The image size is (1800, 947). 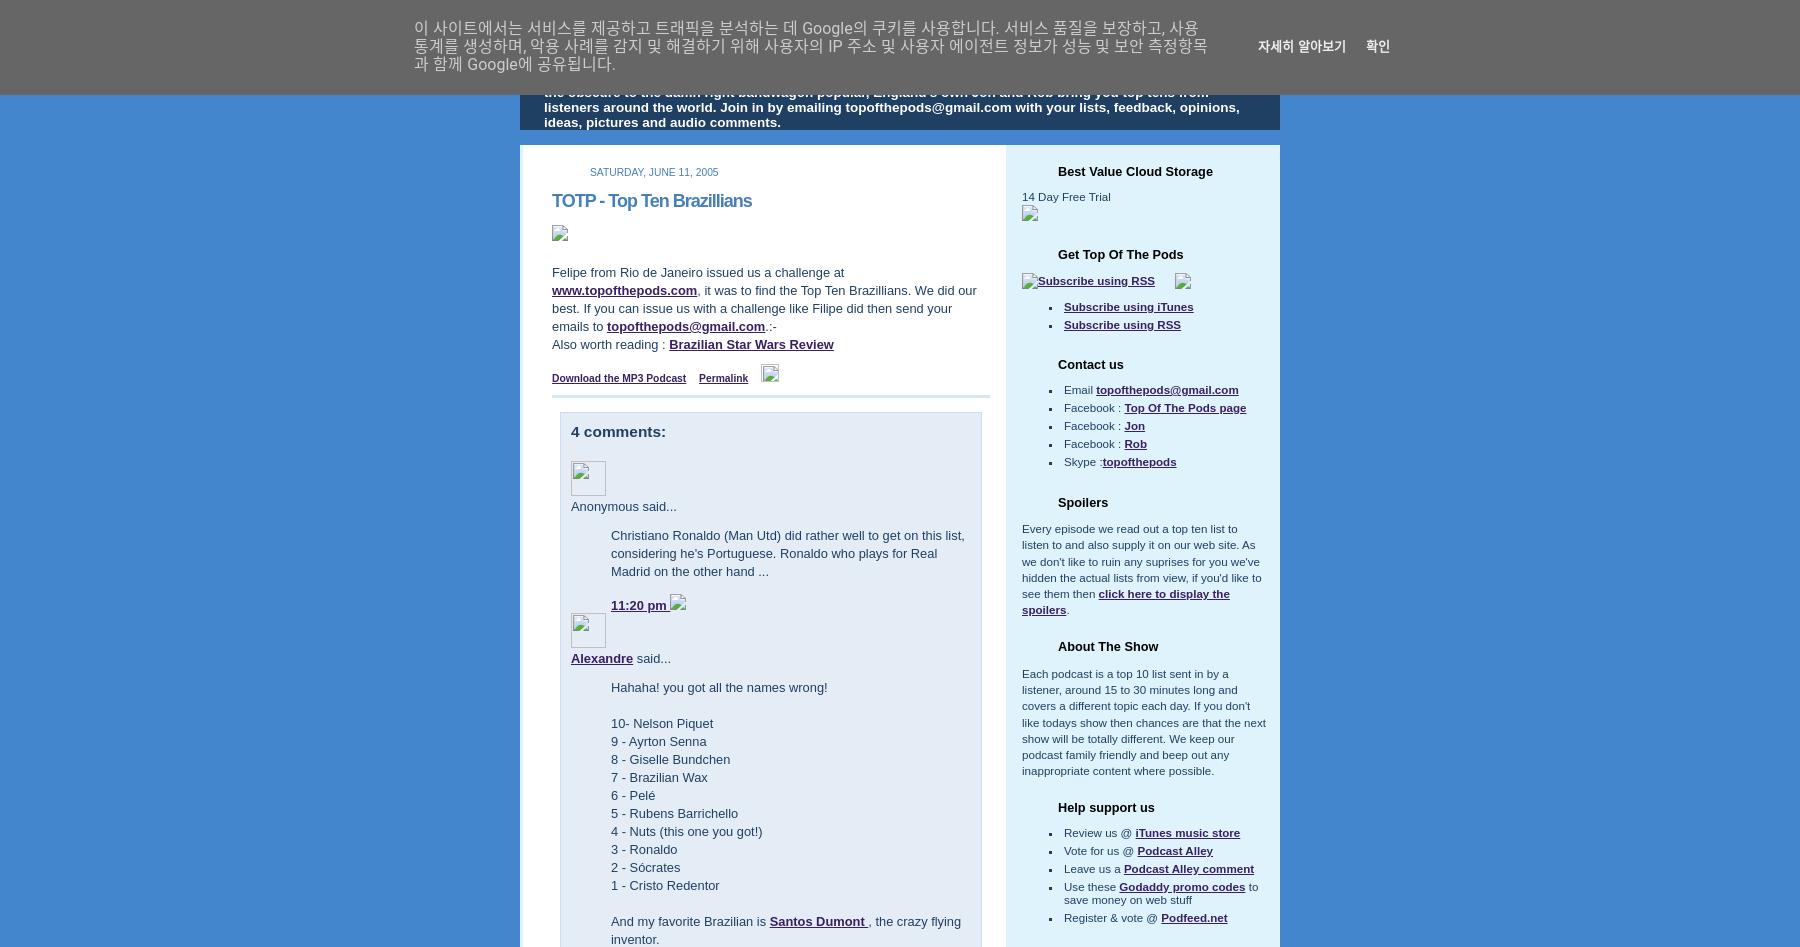 What do you see at coordinates (762, 307) in the screenshot?
I see `', it was to find the Top Ten Brazillians. We did our best. If you can issue us with a challenge like Filipe did then send your emails to'` at bounding box center [762, 307].